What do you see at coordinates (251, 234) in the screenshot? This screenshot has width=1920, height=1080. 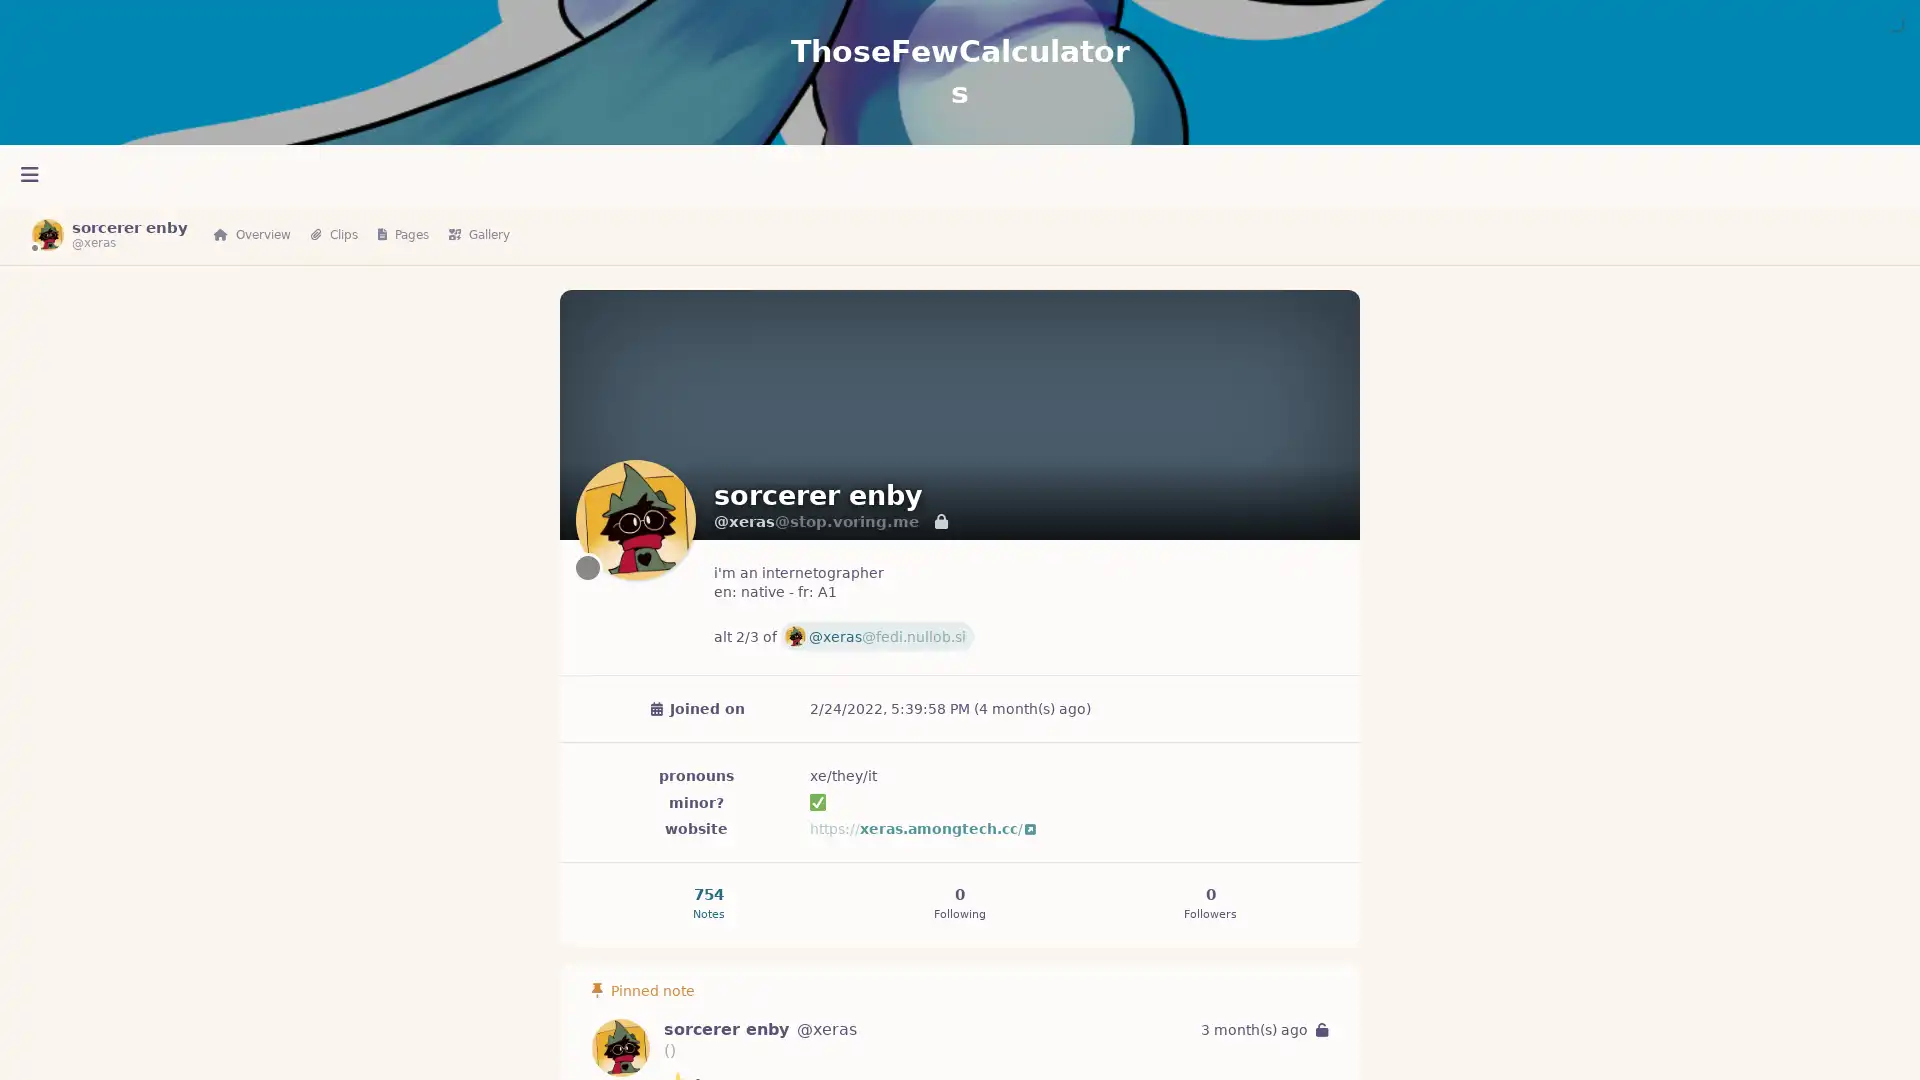 I see `Overview` at bounding box center [251, 234].